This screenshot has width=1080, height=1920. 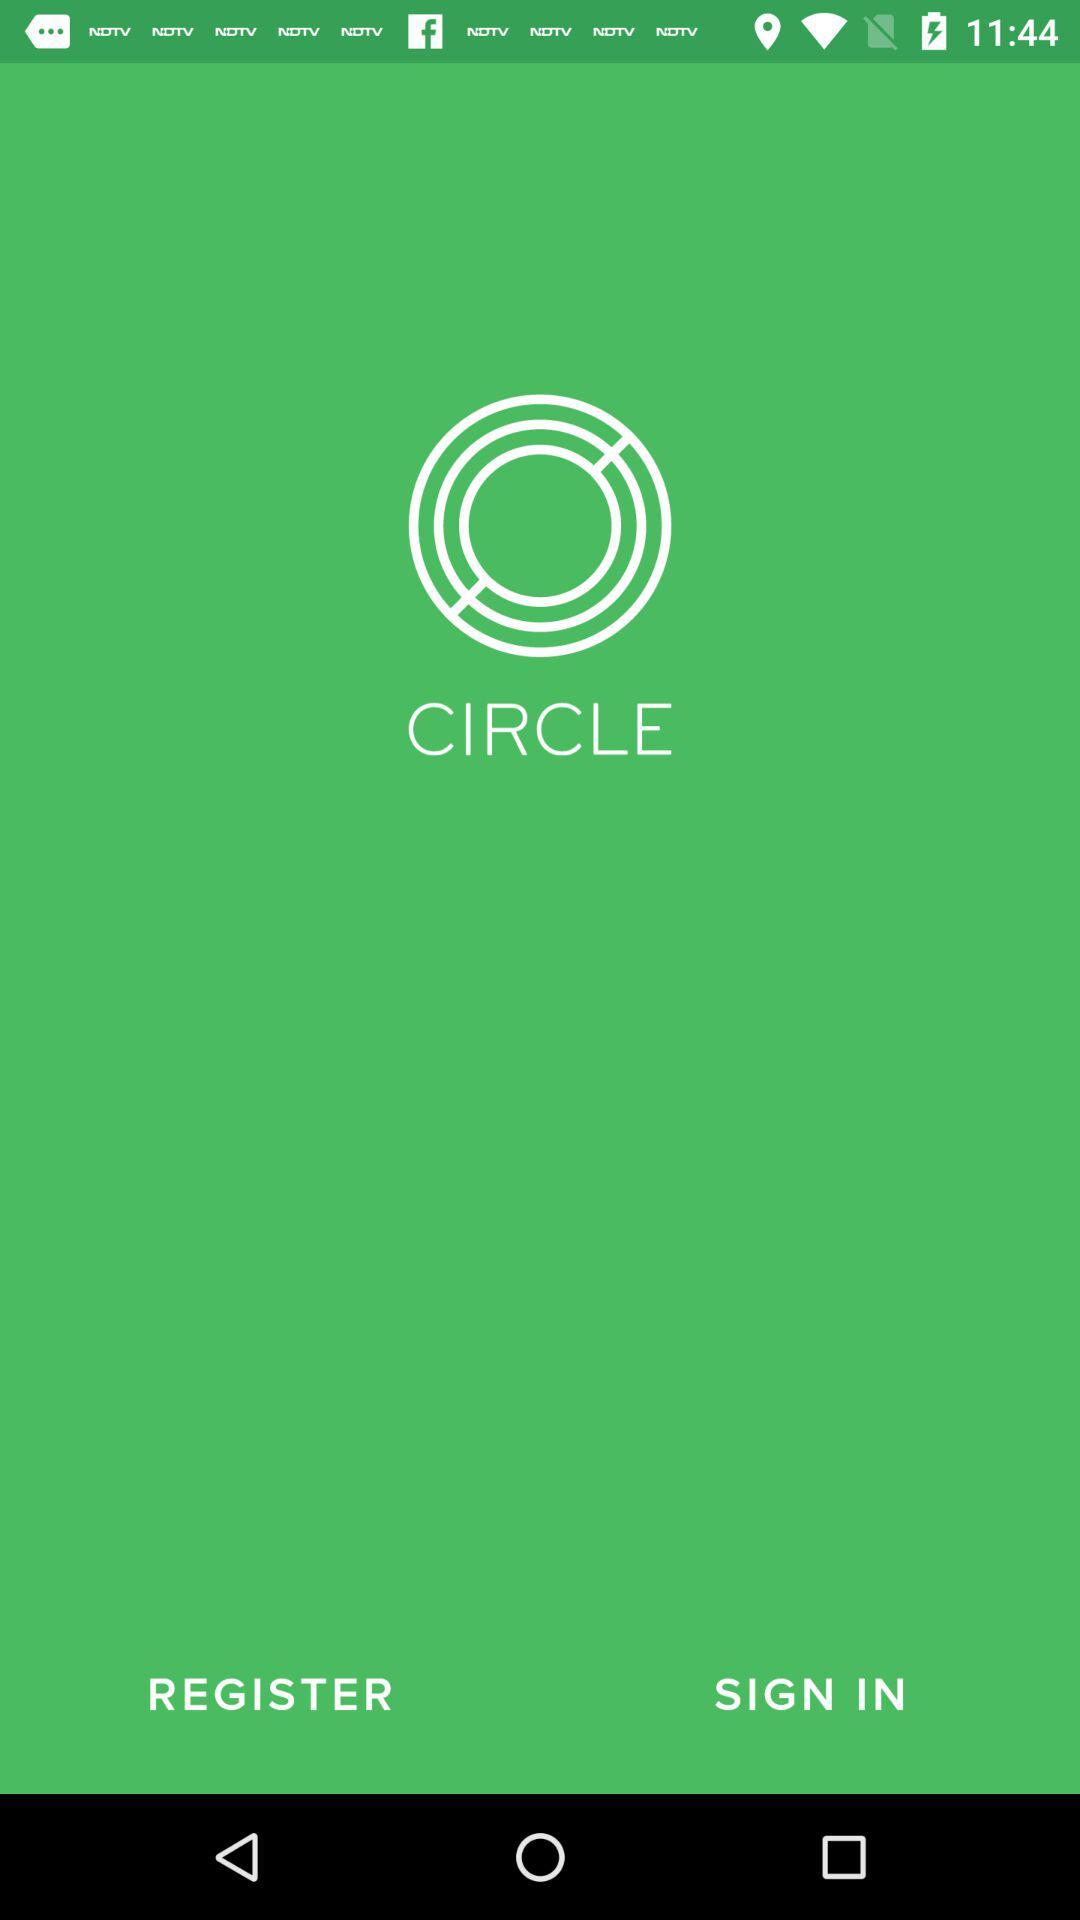 I want to click on item next to the sign in, so click(x=270, y=1694).